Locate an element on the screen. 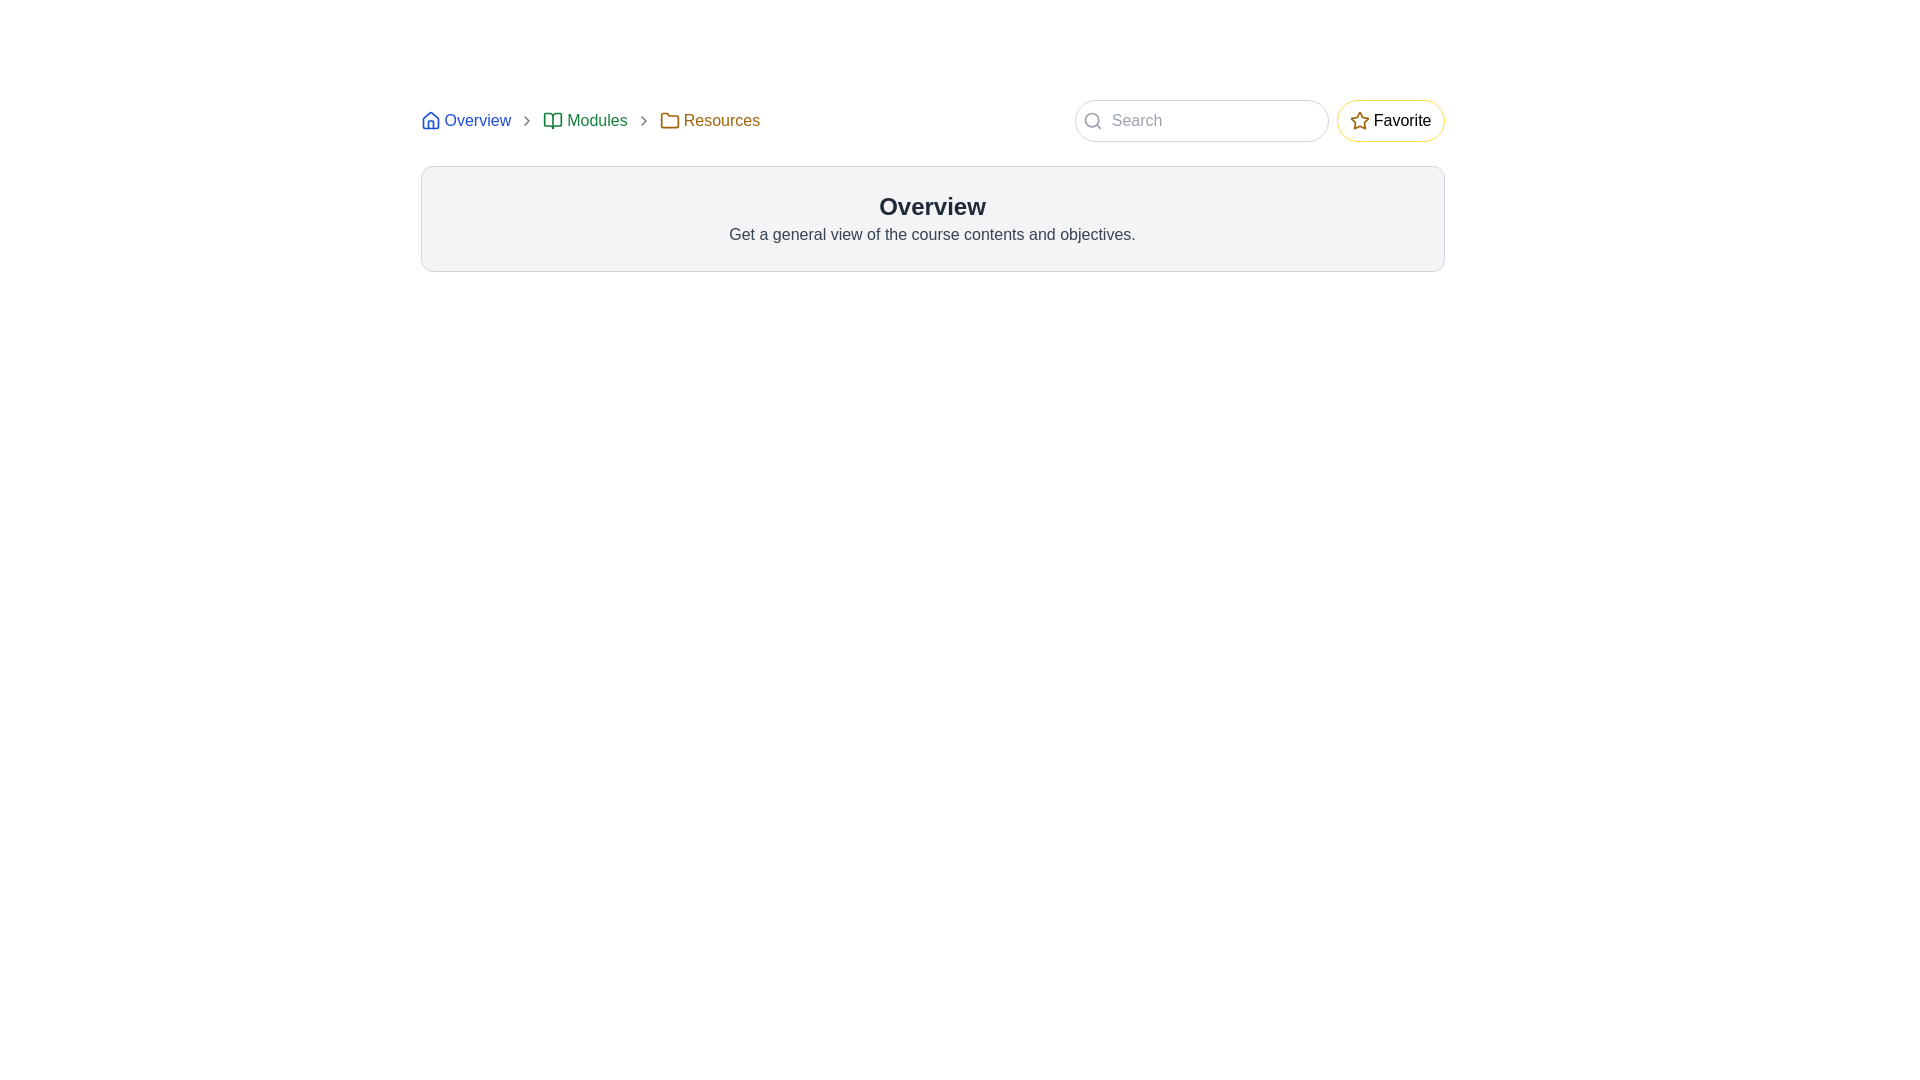  the 'Resources' clickable link is located at coordinates (709, 120).